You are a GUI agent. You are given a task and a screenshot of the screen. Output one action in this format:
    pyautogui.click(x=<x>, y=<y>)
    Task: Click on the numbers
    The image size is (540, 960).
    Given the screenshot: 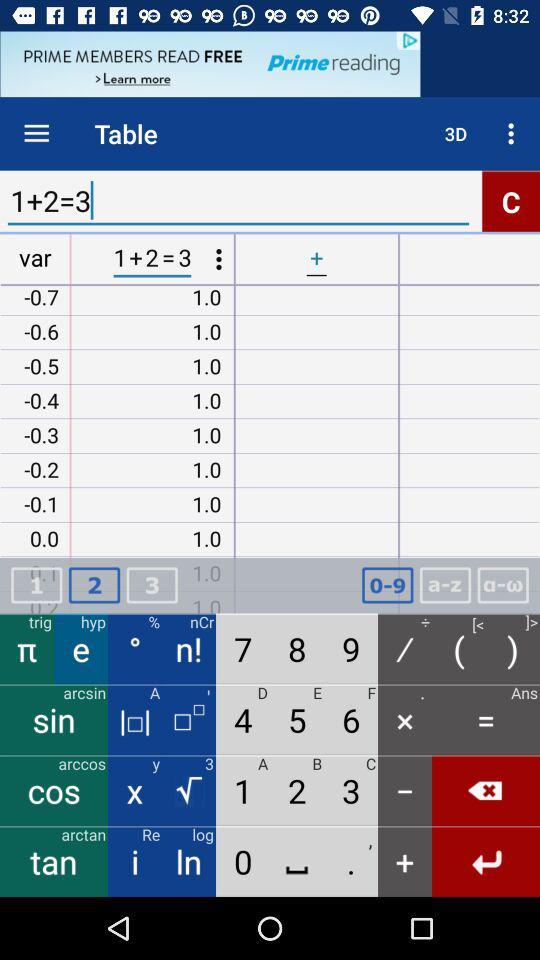 What is the action you would take?
    pyautogui.click(x=387, y=585)
    